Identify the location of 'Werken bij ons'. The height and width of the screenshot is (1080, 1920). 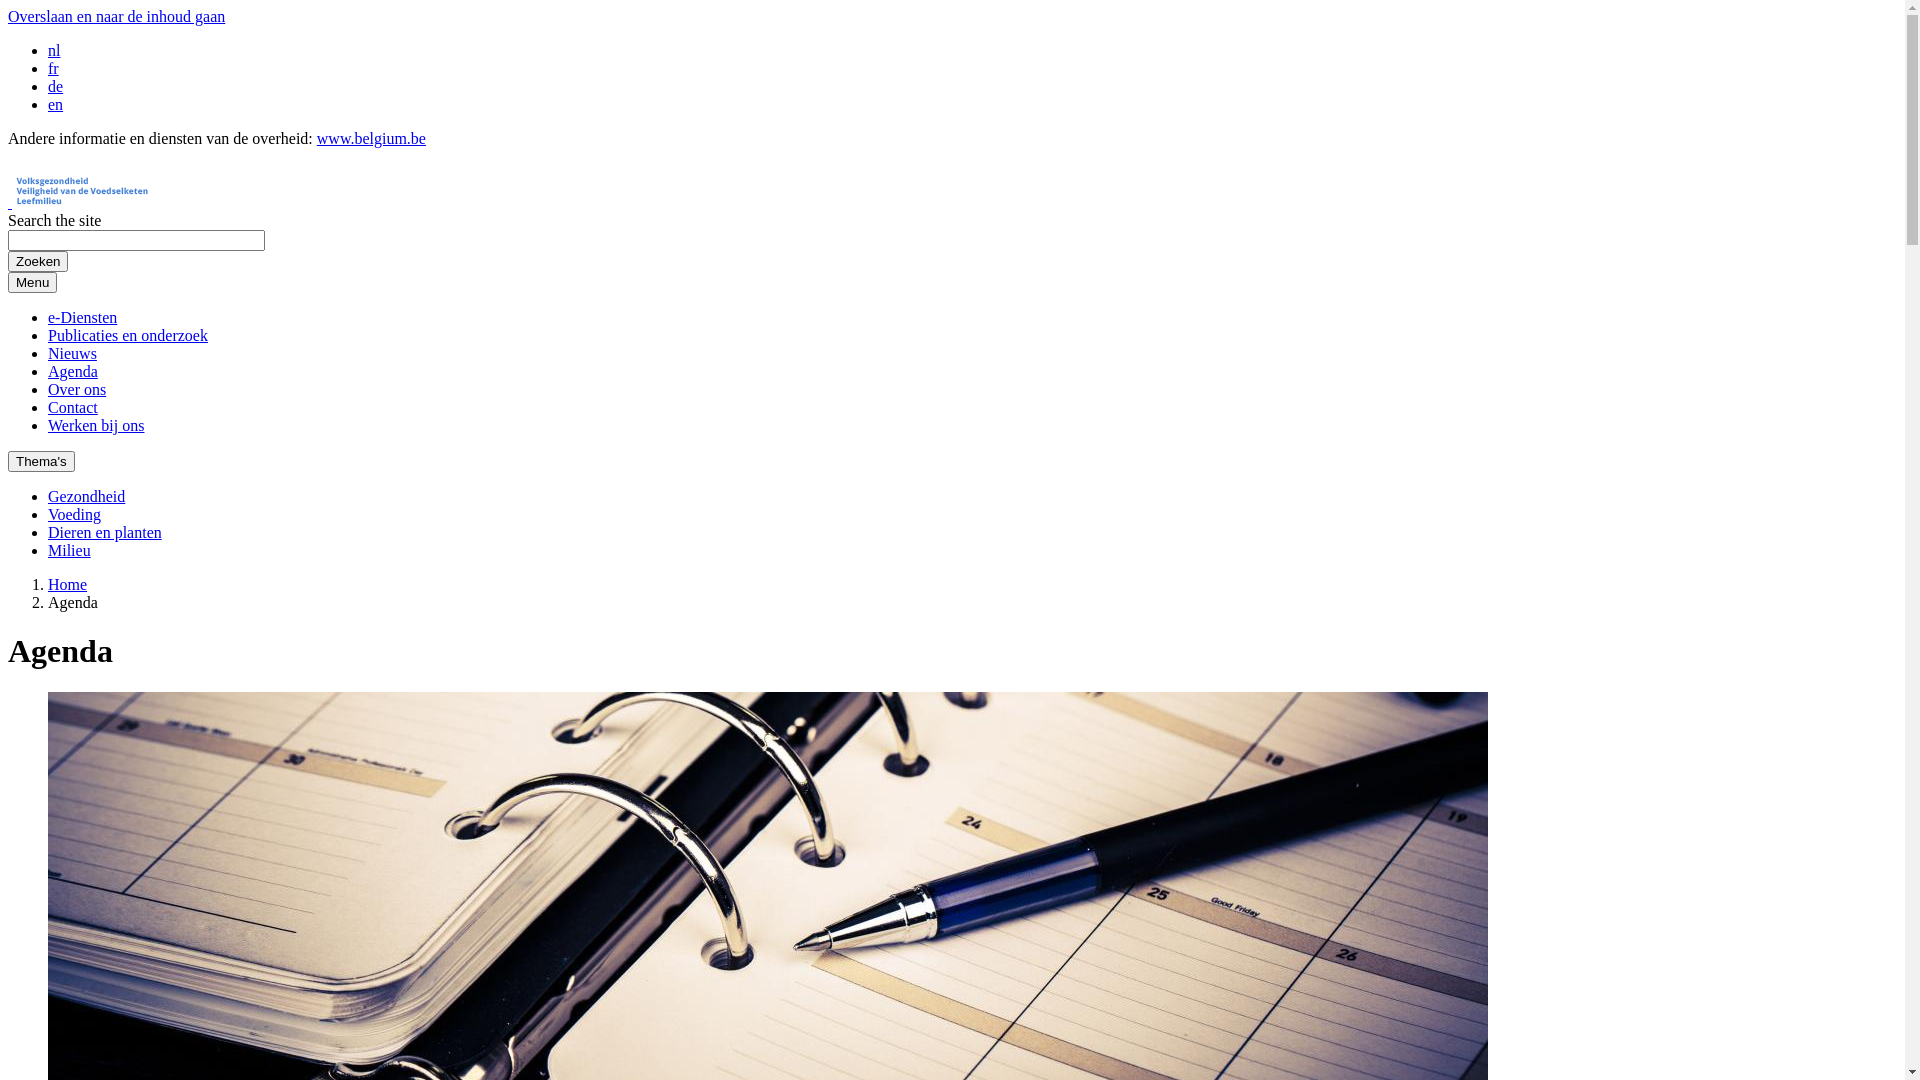
(95, 424).